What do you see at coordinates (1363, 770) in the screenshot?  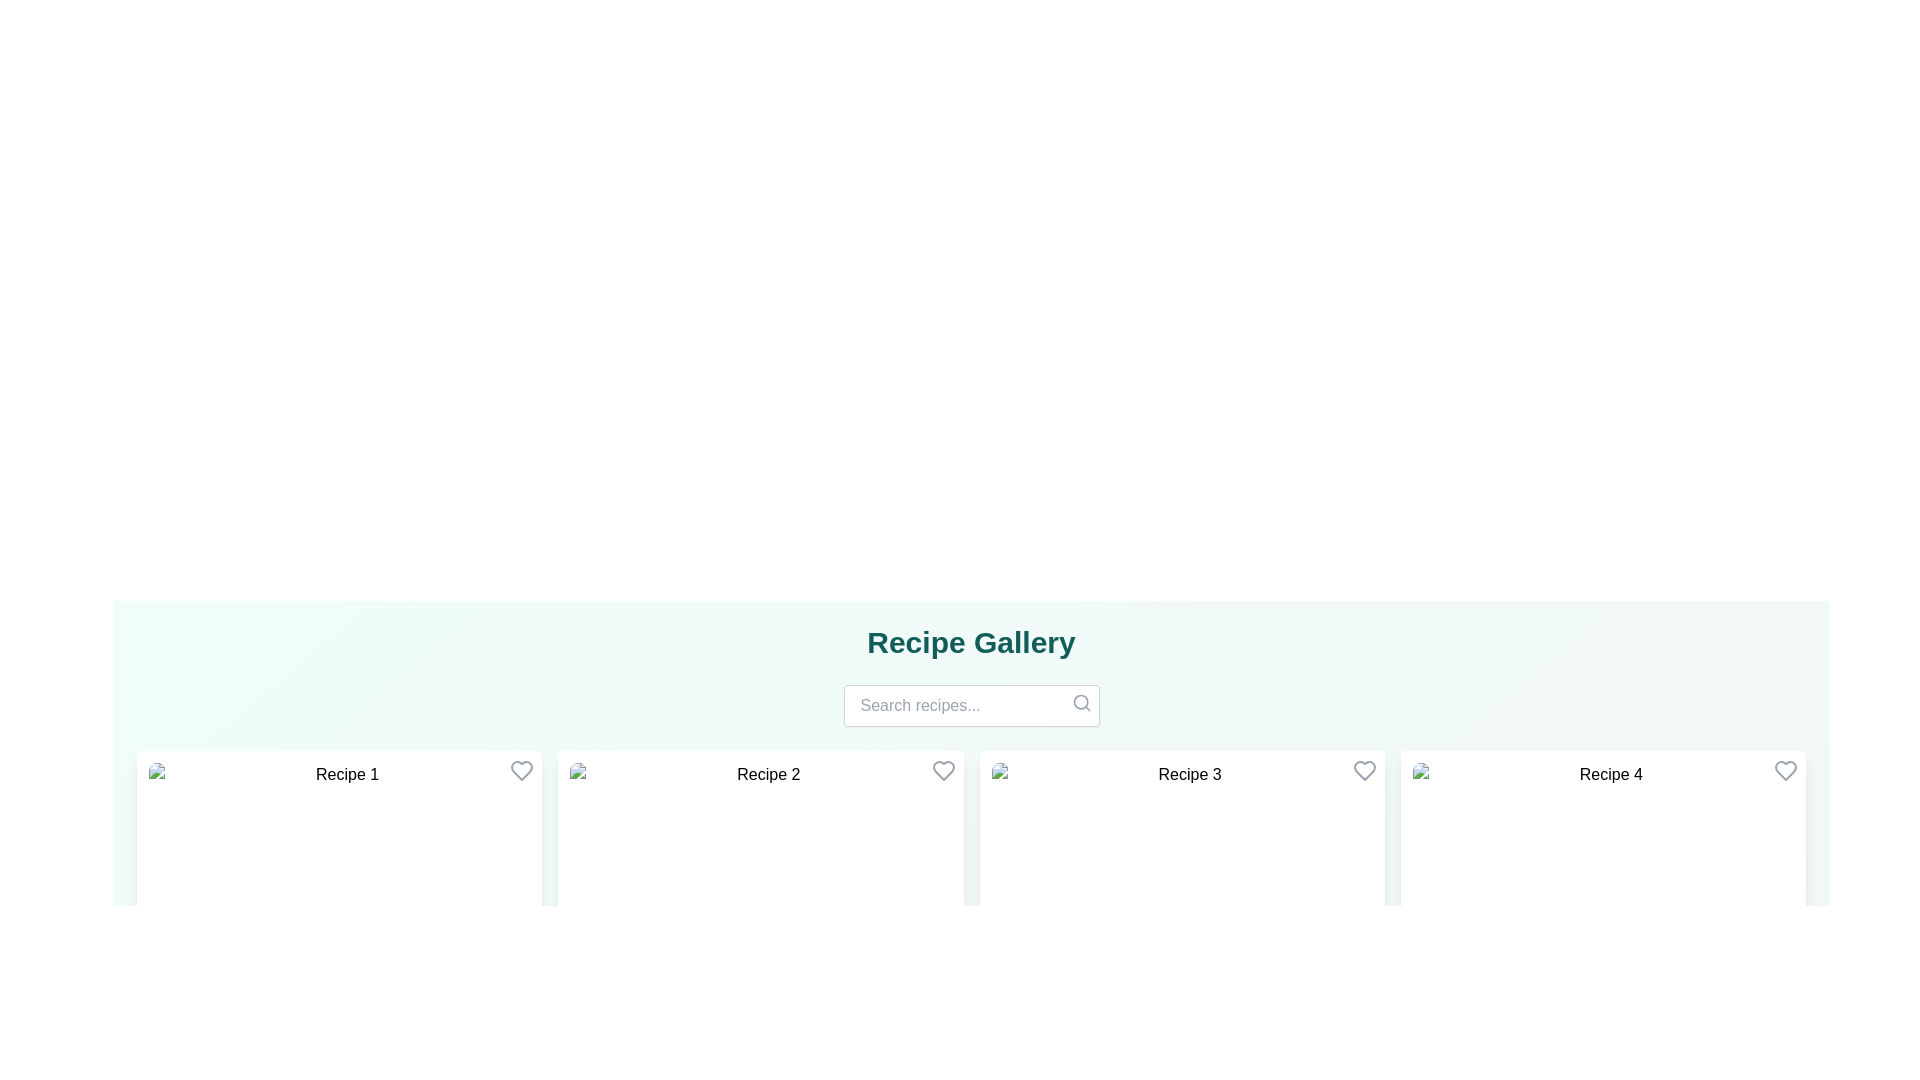 I see `the heart-shaped icon, which is styled as an outline and located at the top-right corner of the card labeled 'Recipe 3'` at bounding box center [1363, 770].